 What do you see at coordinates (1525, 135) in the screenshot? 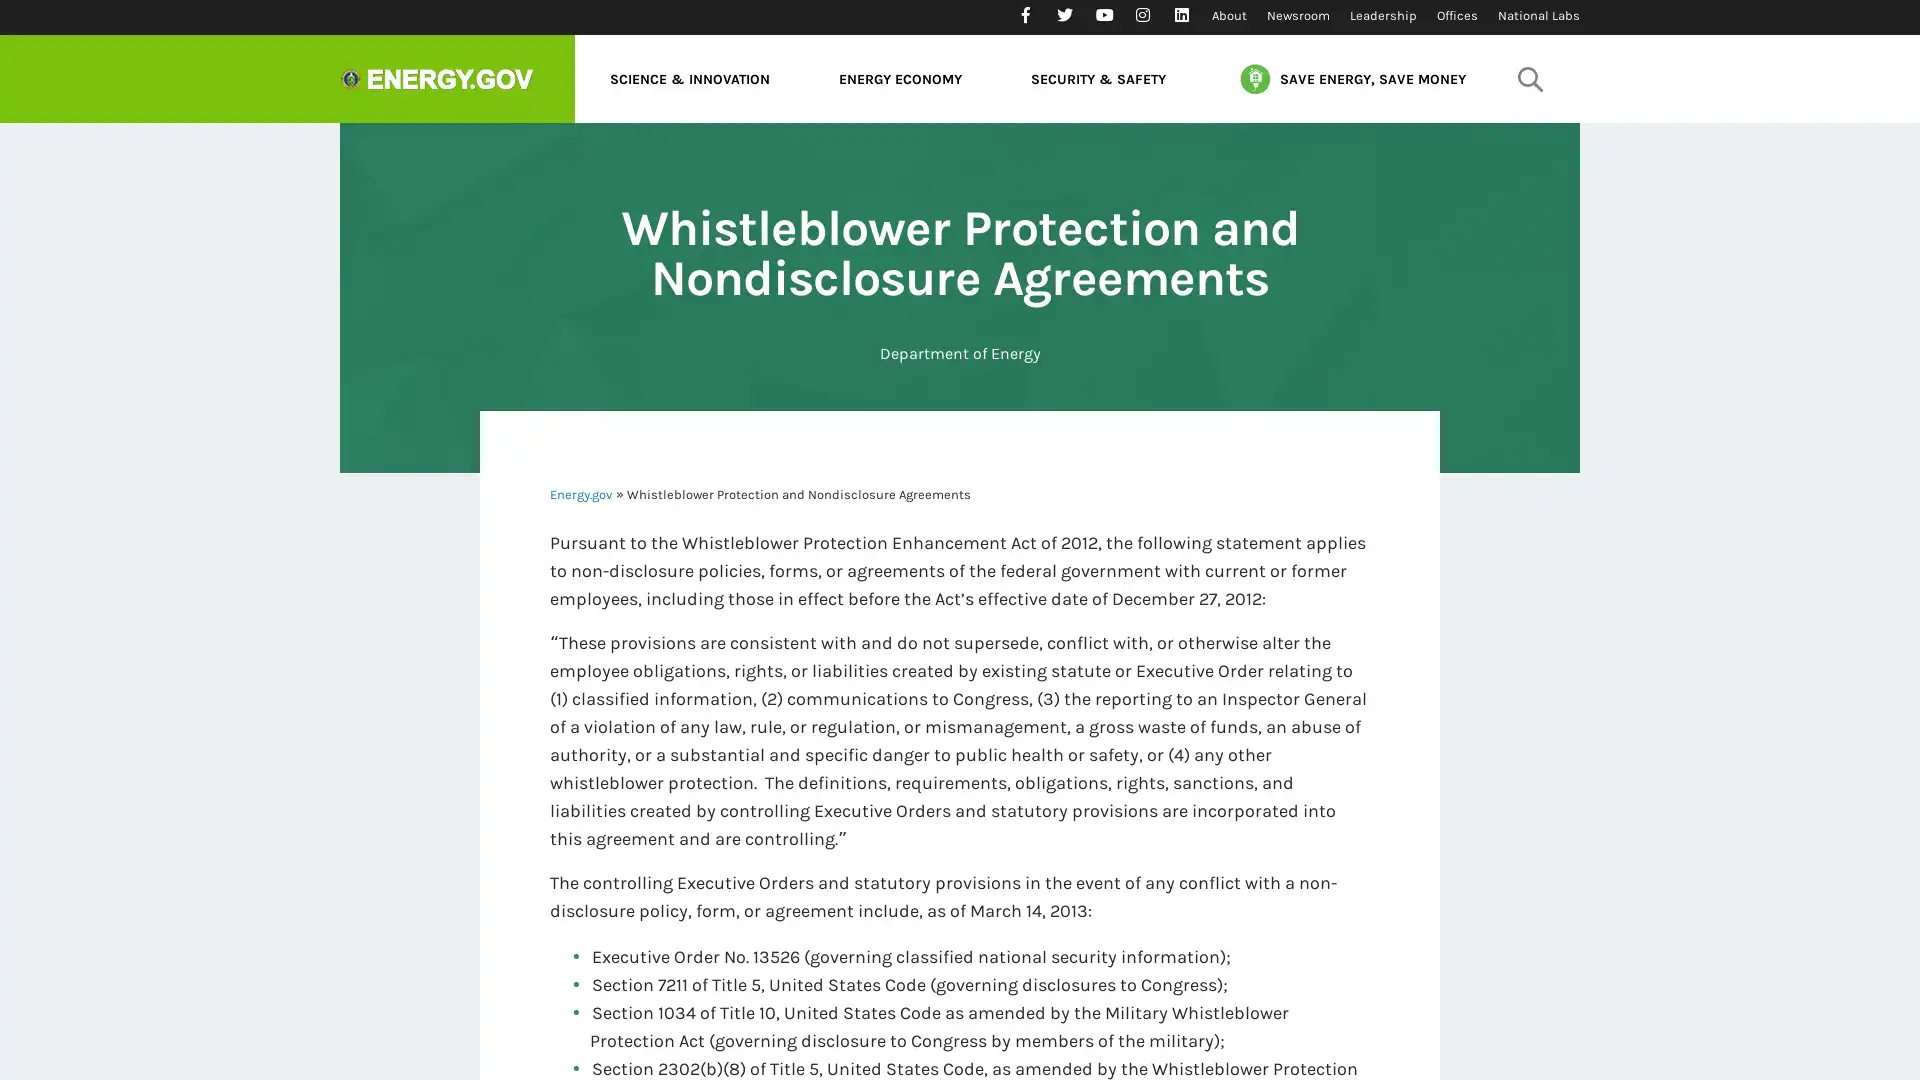
I see `SEARCH` at bounding box center [1525, 135].